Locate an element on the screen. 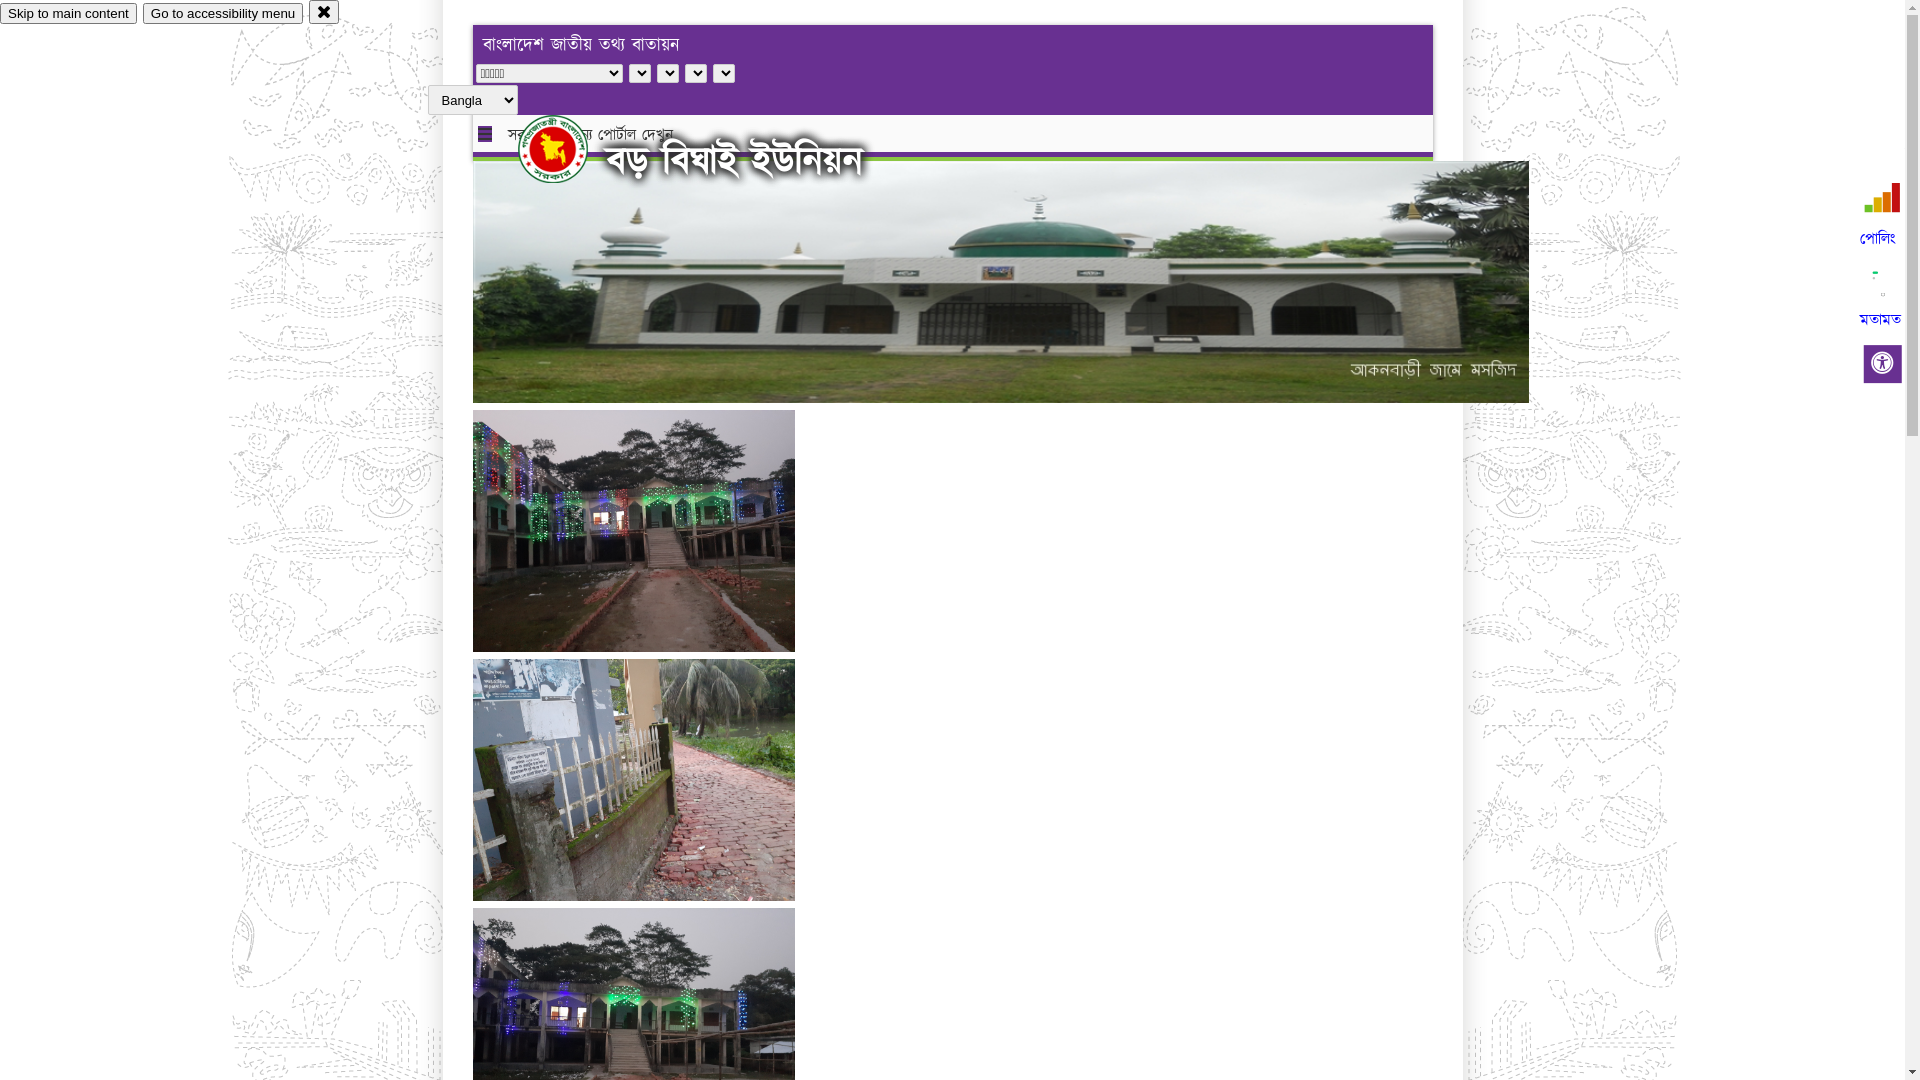  'Go to accessibility menu' is located at coordinates (222, 13).